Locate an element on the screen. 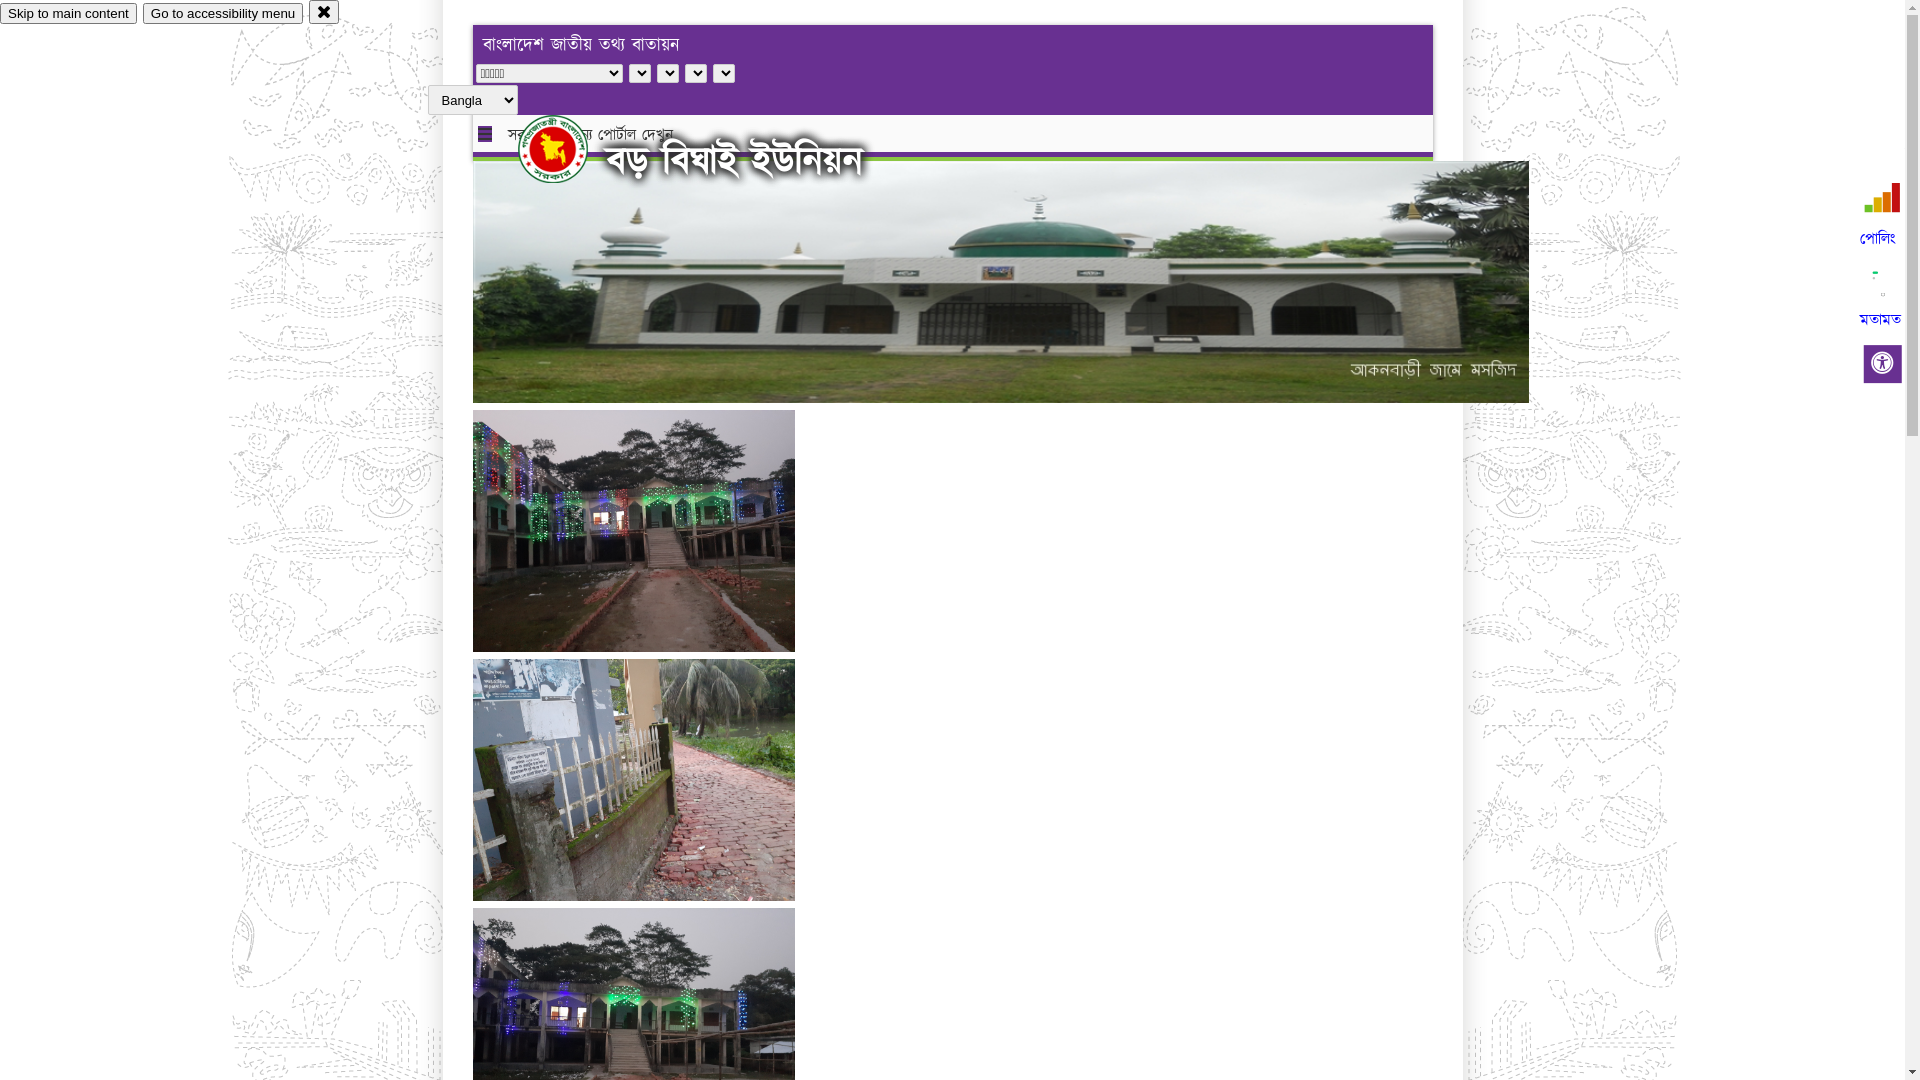  'Go to accessibility menu' is located at coordinates (222, 13).